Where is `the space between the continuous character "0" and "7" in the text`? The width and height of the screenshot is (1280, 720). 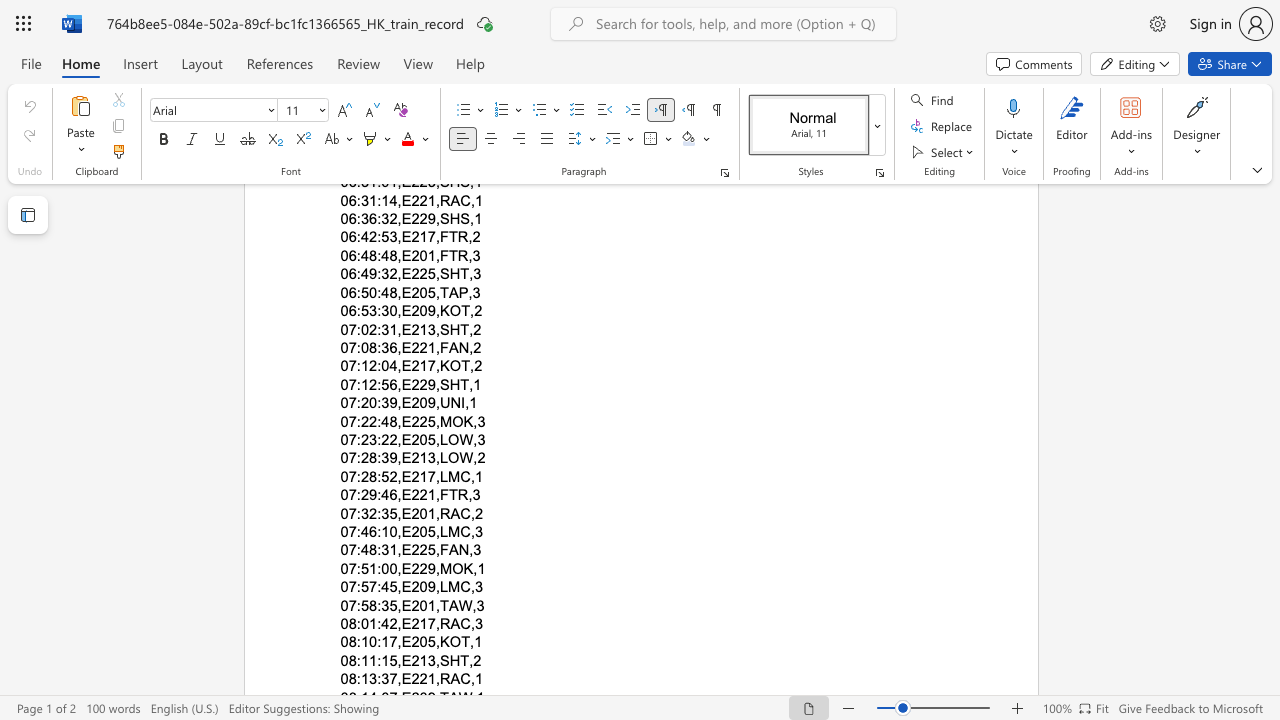
the space between the continuous character "0" and "7" in the text is located at coordinates (348, 458).